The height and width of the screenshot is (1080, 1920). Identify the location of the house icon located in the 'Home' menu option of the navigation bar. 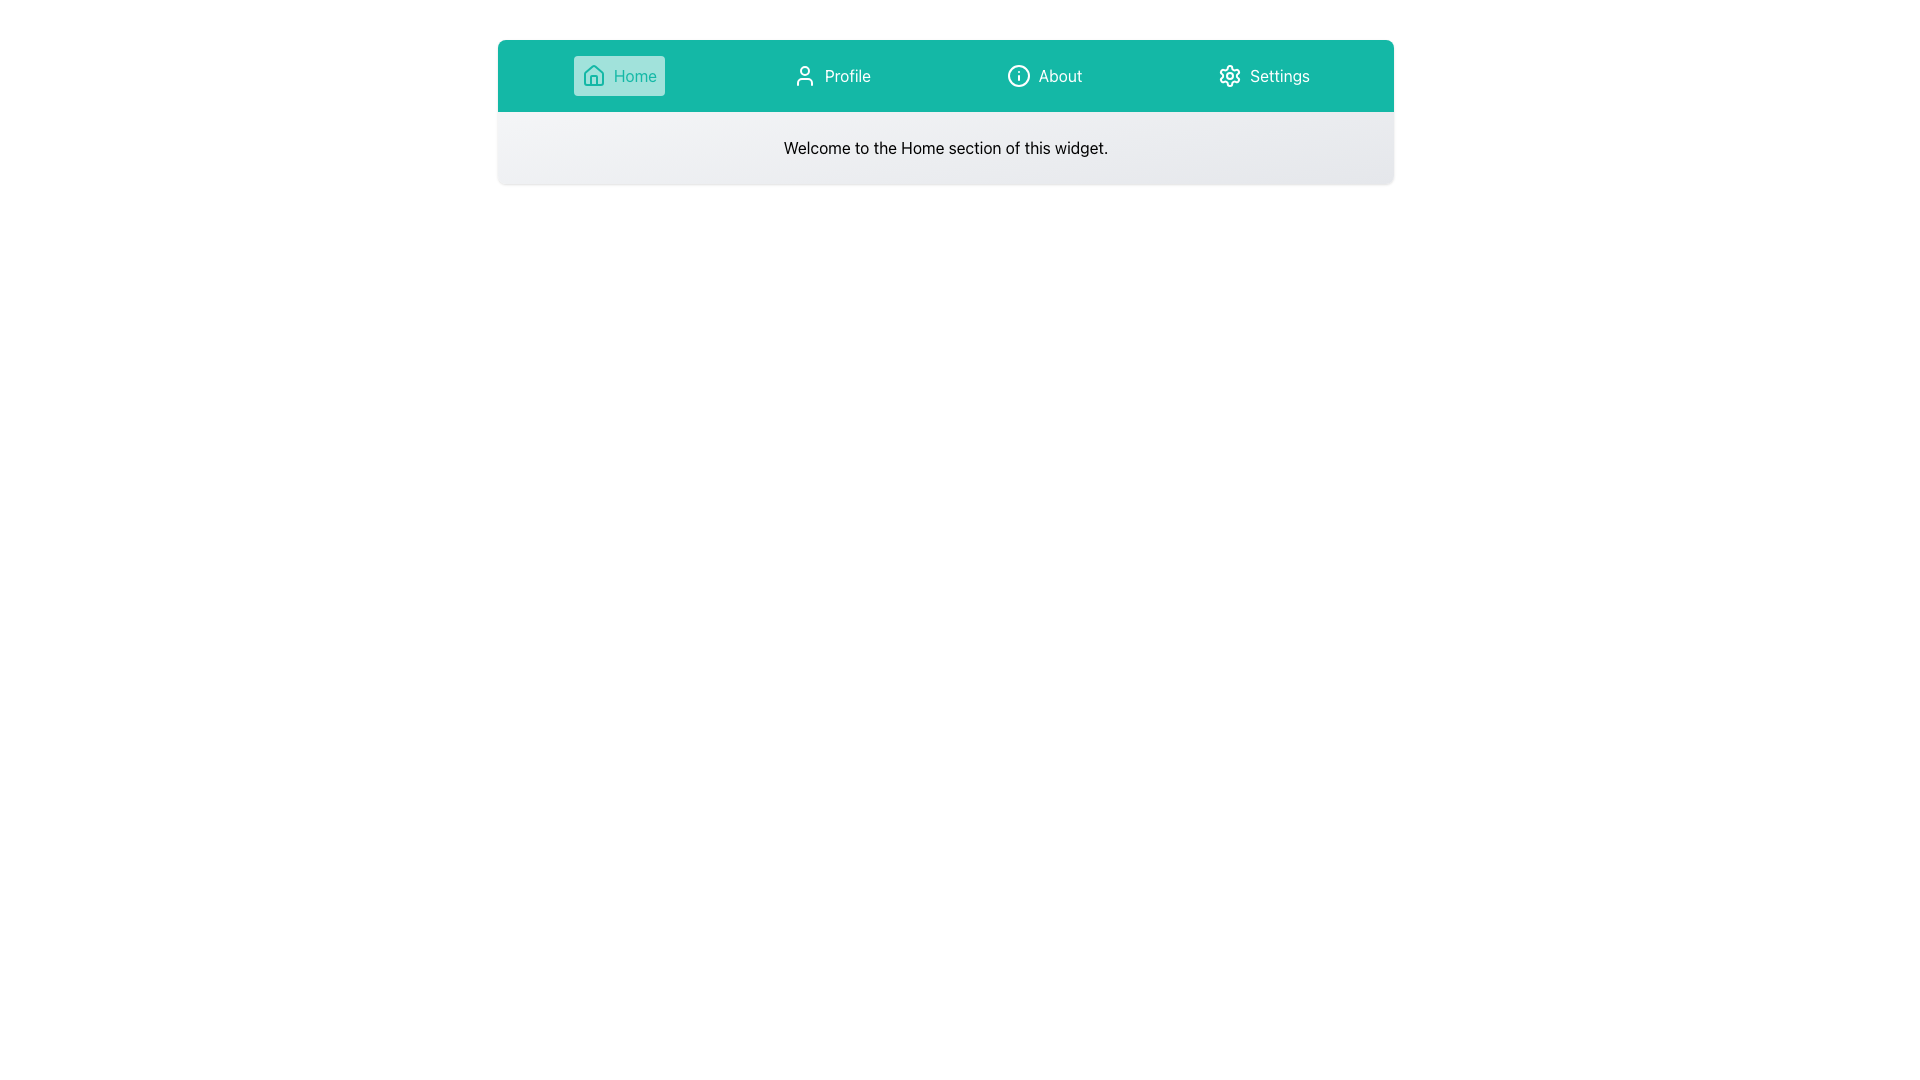
(592, 74).